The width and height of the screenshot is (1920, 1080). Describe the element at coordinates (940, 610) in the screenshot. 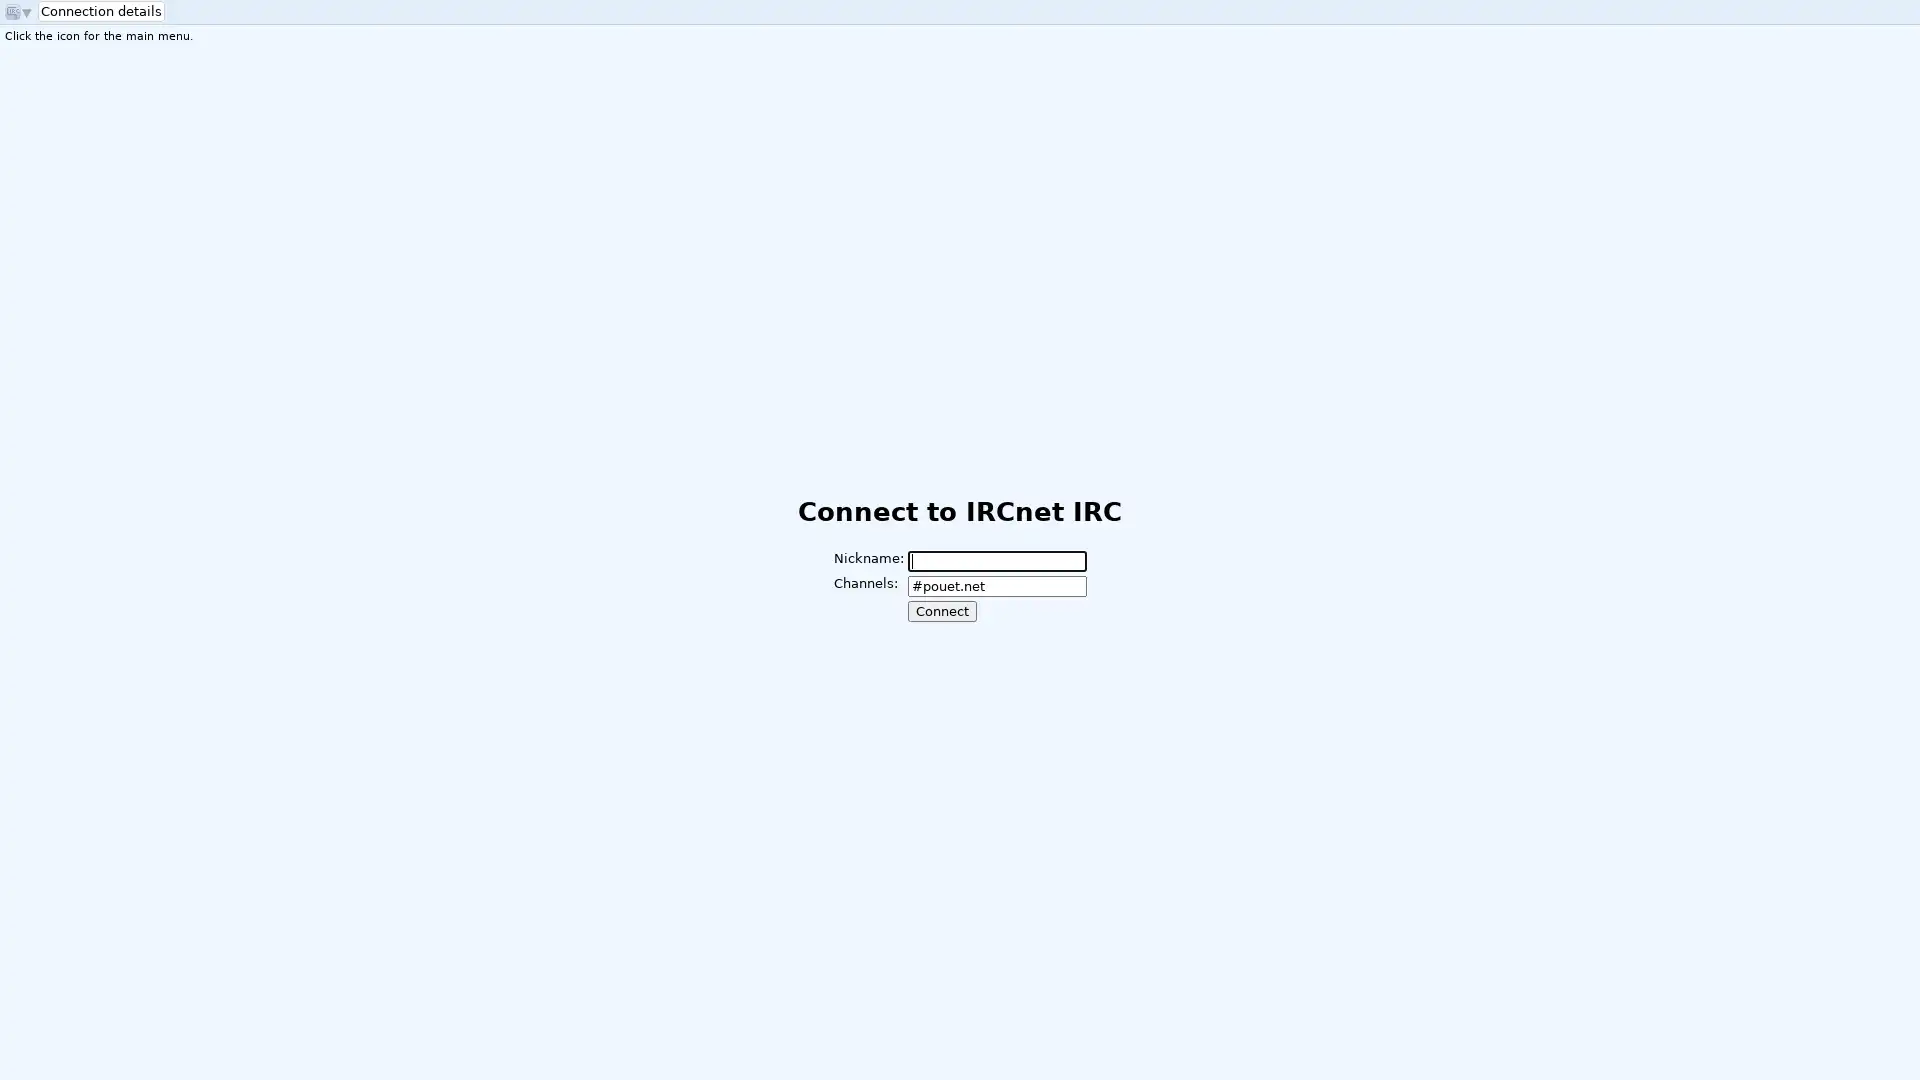

I see `Connect` at that location.